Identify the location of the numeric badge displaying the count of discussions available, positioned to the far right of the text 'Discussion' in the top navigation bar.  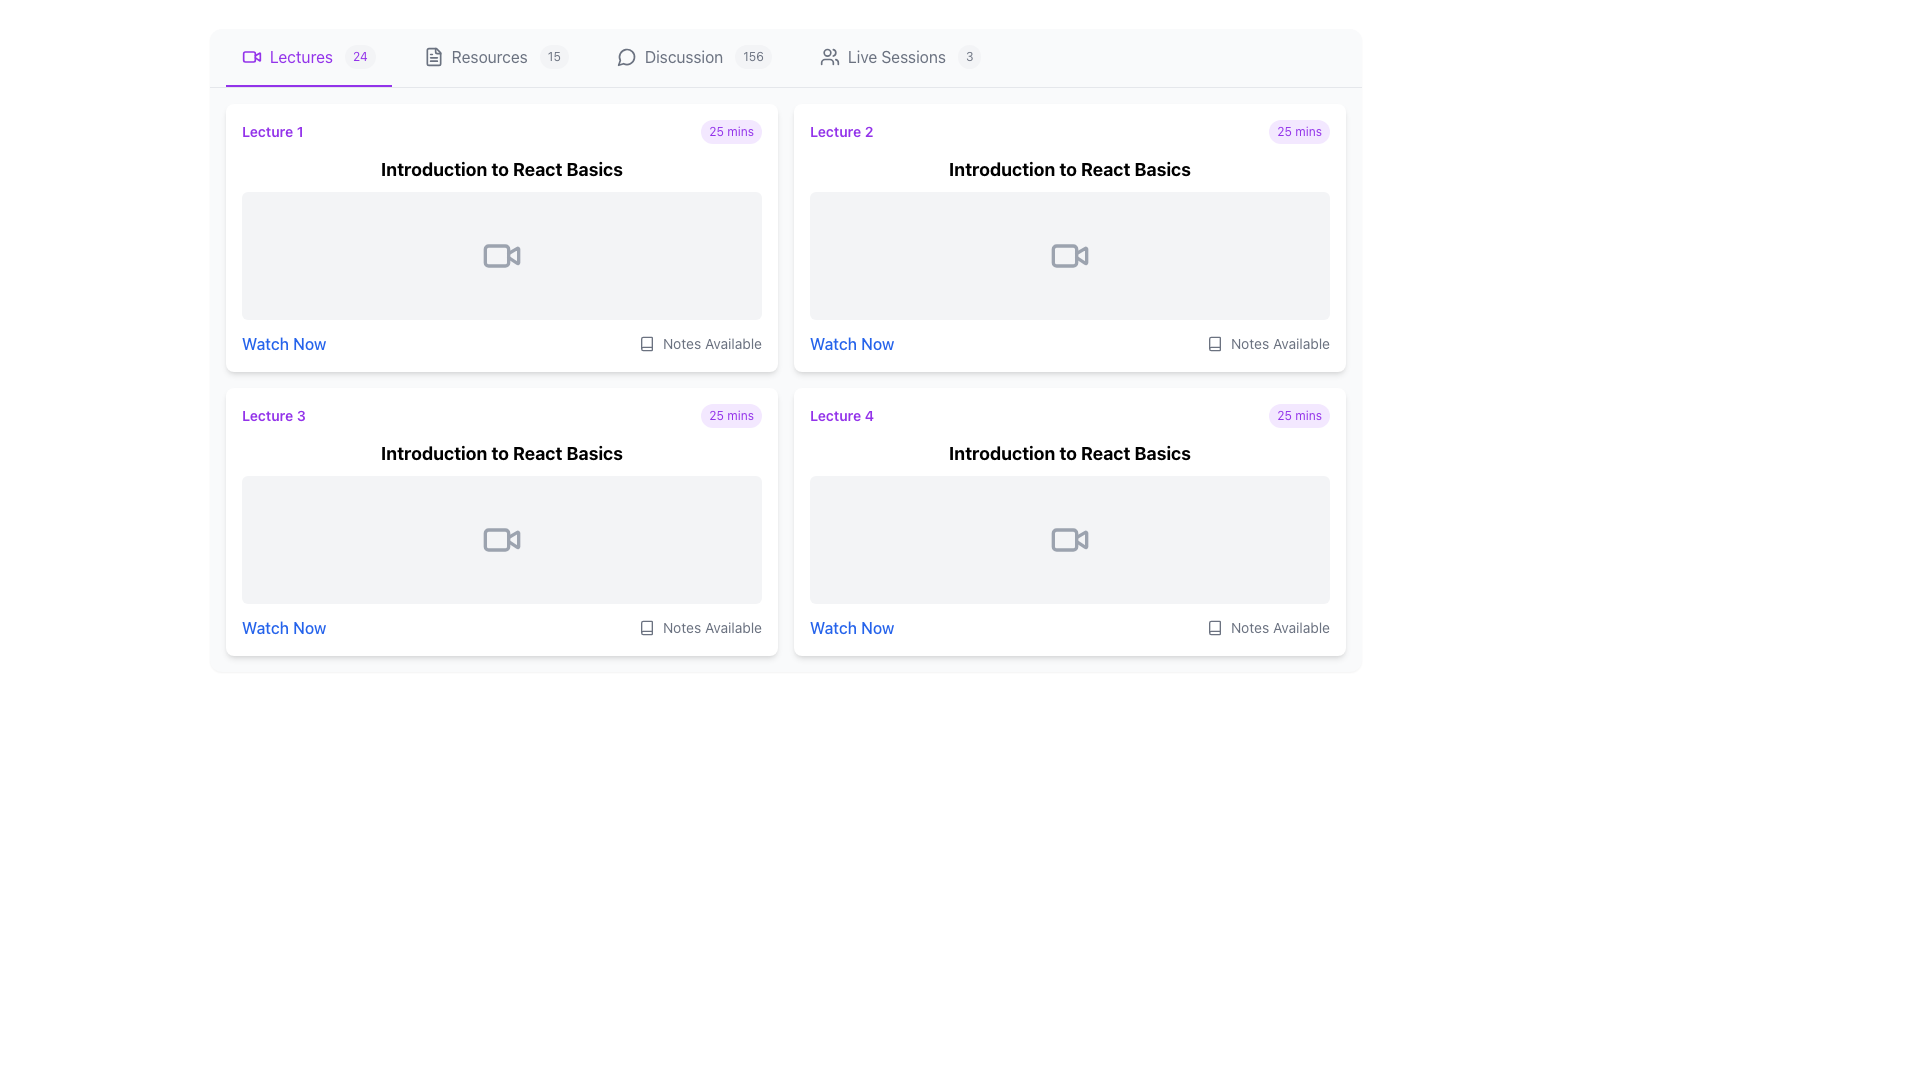
(752, 56).